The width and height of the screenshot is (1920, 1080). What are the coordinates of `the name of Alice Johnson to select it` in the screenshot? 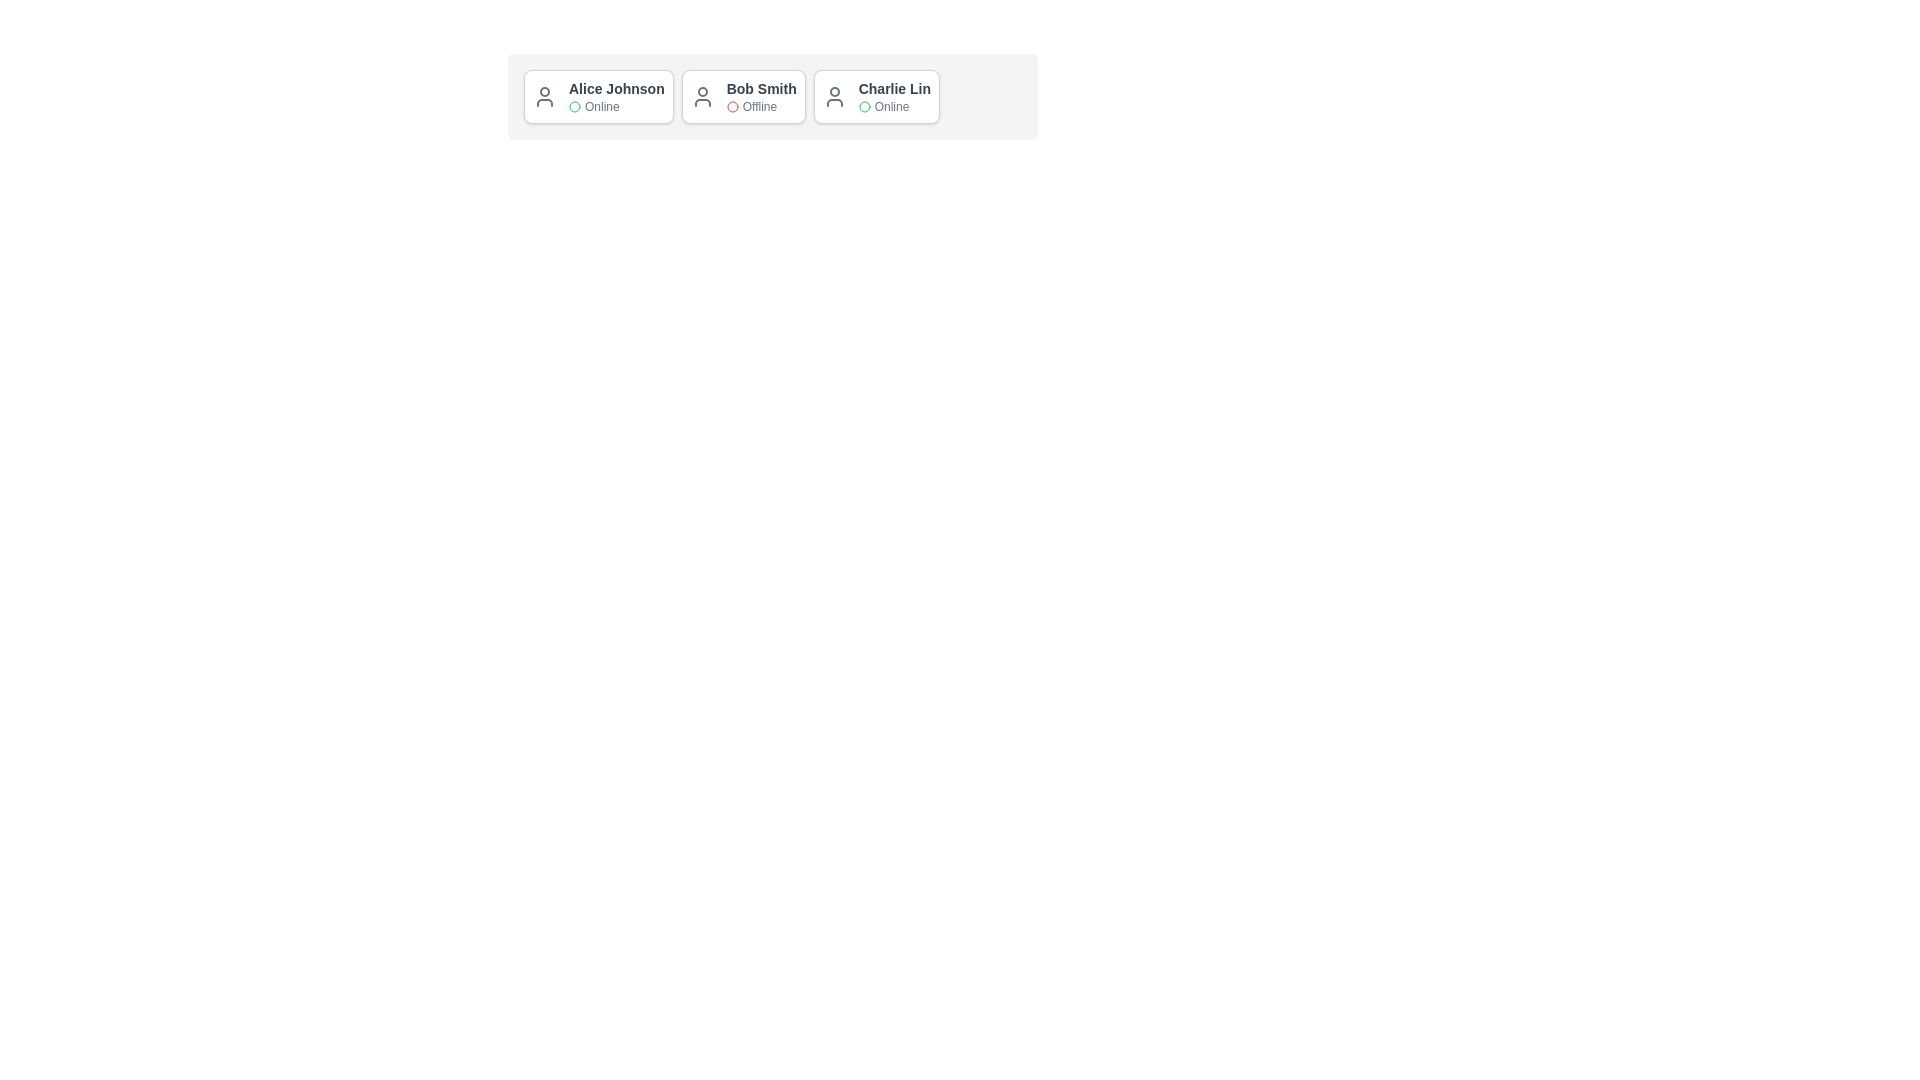 It's located at (615, 87).